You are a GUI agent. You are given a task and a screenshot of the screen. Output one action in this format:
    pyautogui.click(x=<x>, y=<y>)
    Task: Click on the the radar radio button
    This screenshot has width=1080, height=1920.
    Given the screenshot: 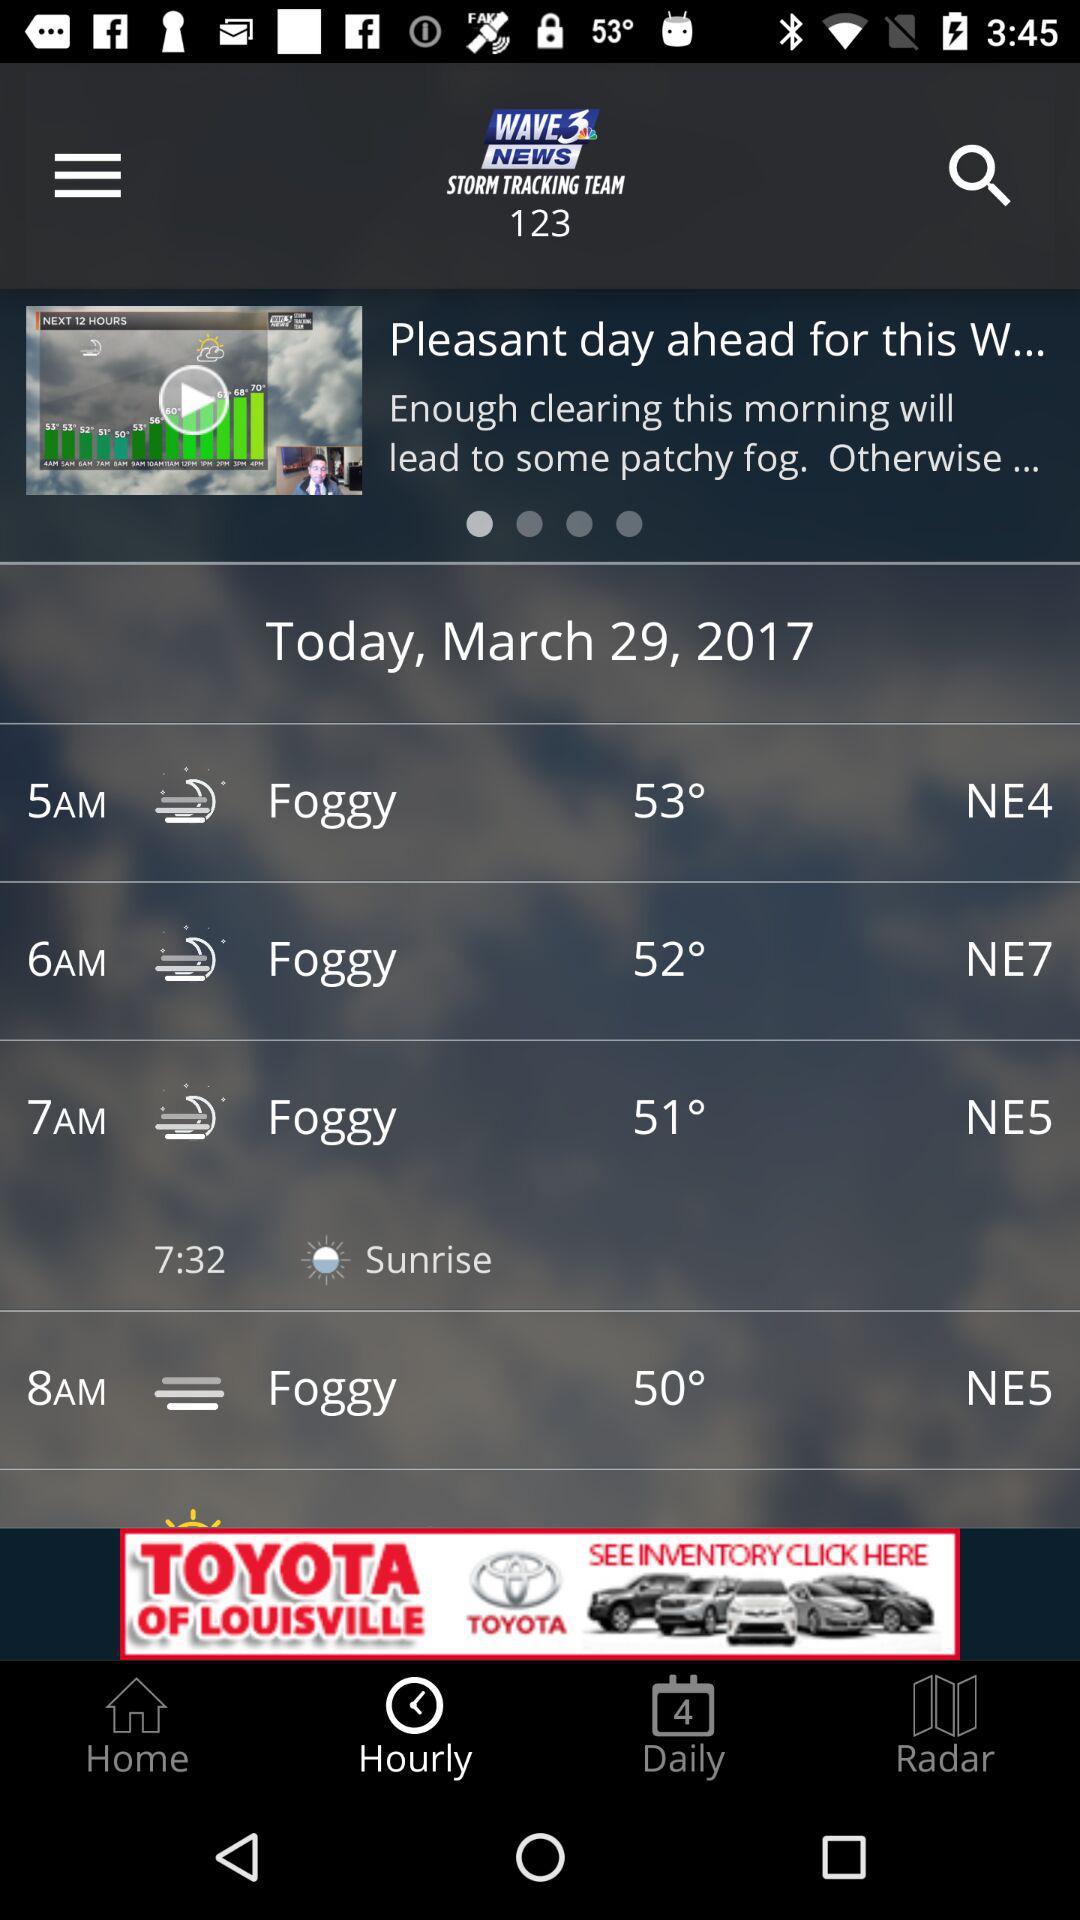 What is the action you would take?
    pyautogui.click(x=945, y=1726)
    